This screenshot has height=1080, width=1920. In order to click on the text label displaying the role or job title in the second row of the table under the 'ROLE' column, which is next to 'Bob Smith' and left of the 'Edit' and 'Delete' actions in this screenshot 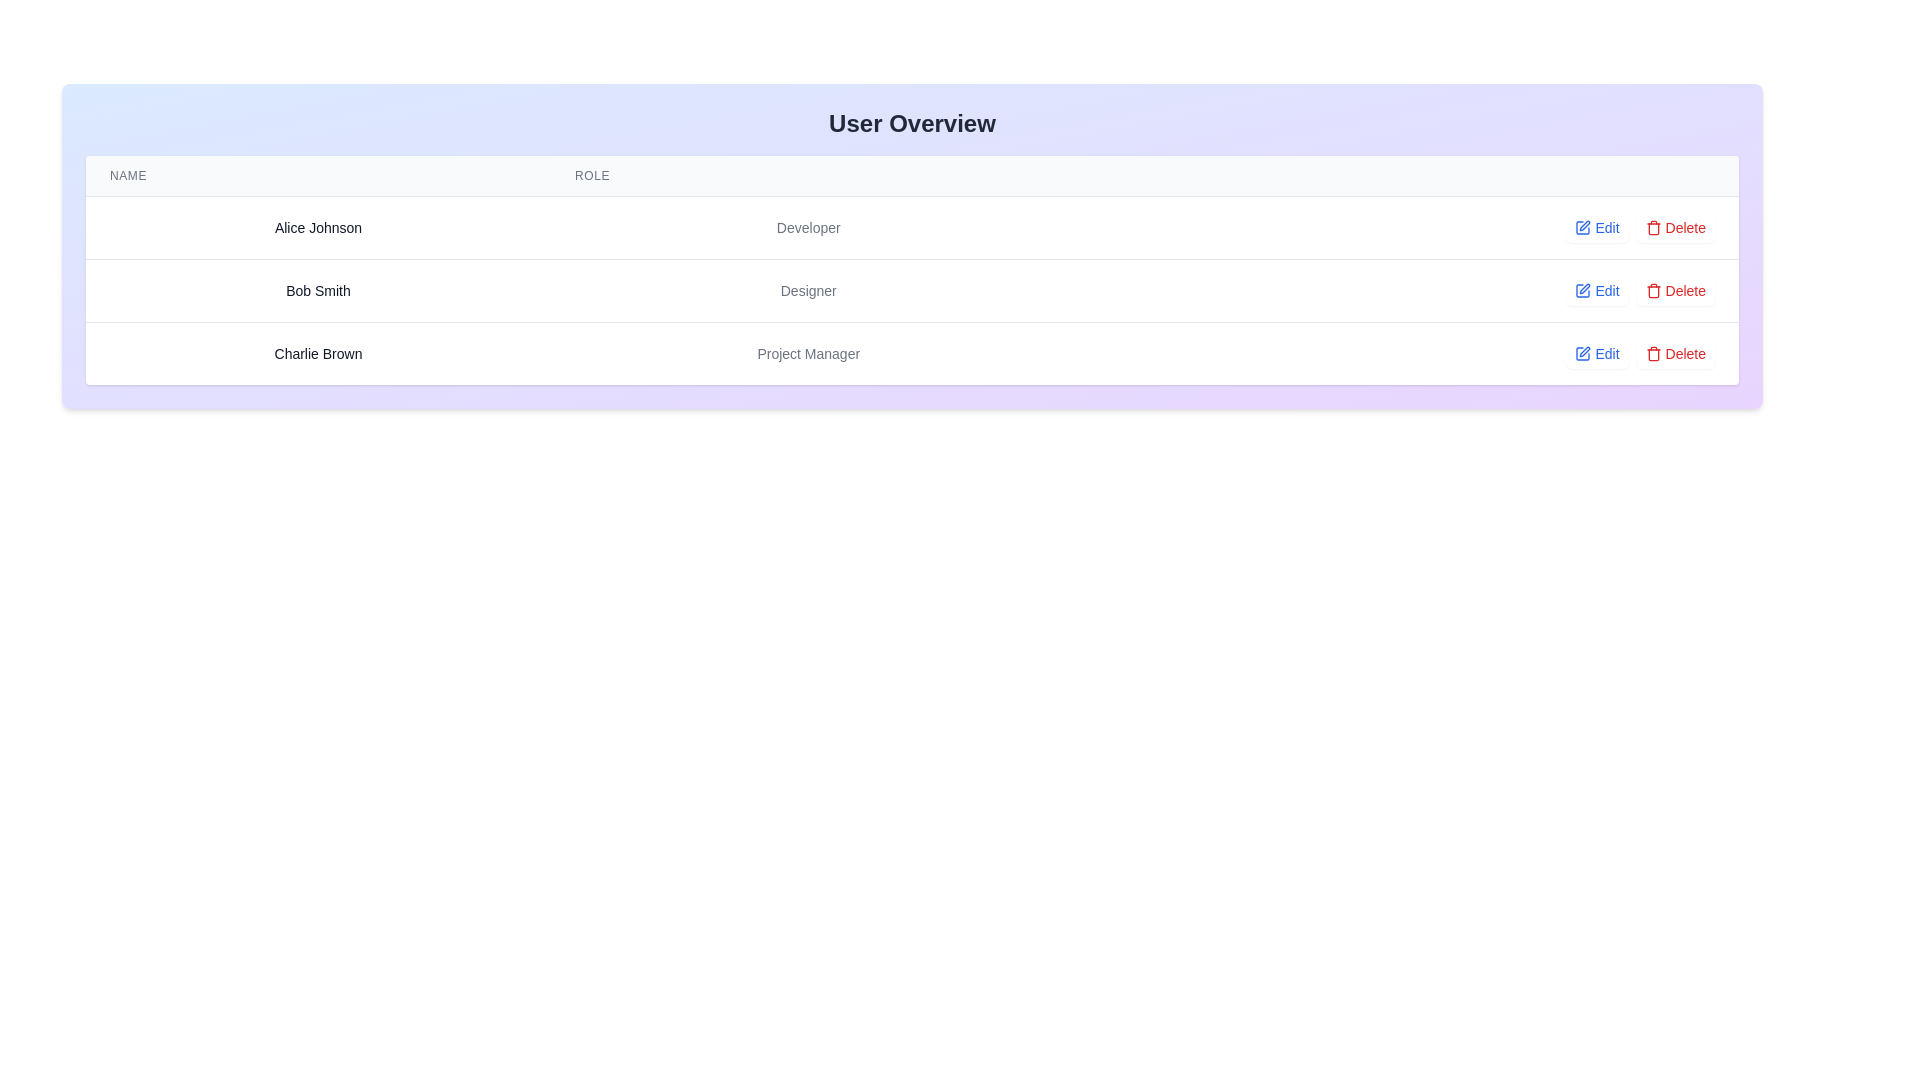, I will do `click(808, 290)`.